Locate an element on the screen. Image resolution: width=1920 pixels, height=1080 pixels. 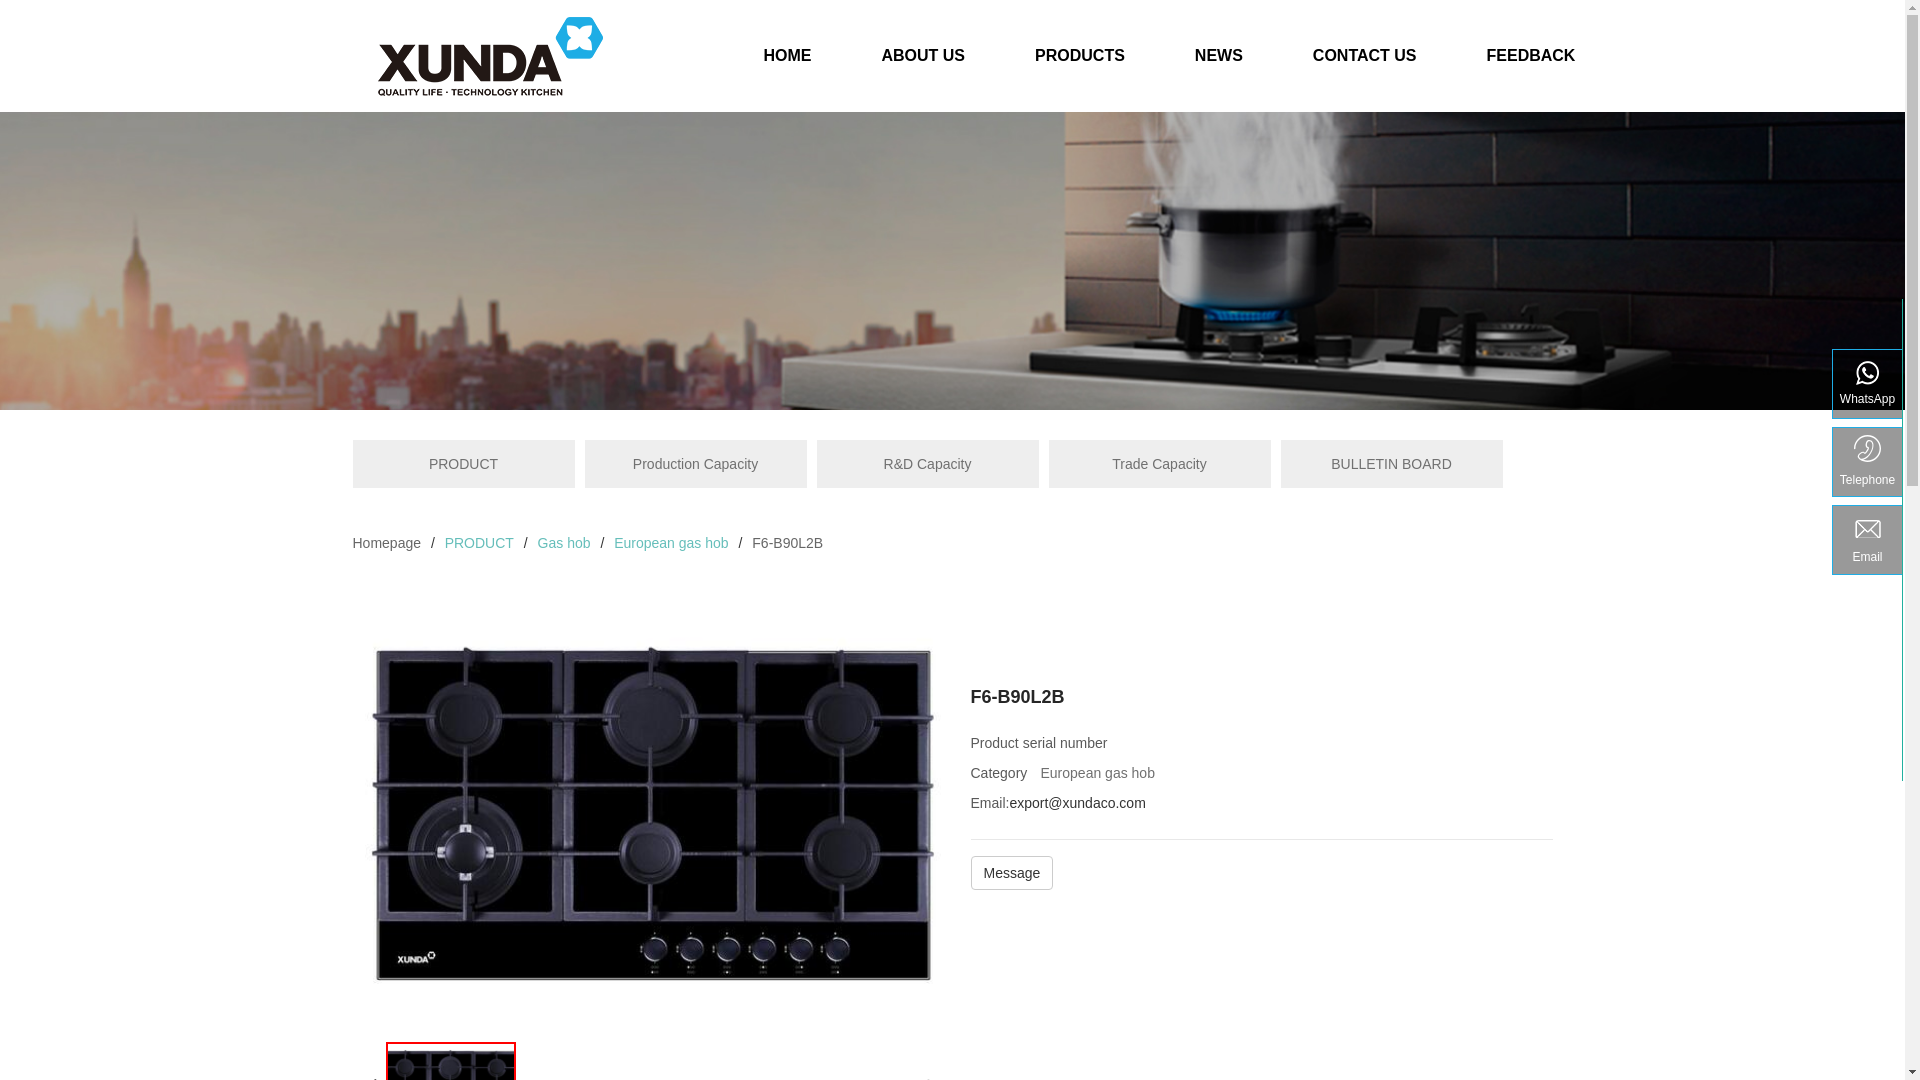
'R&D Capacity' is located at coordinates (925, 463).